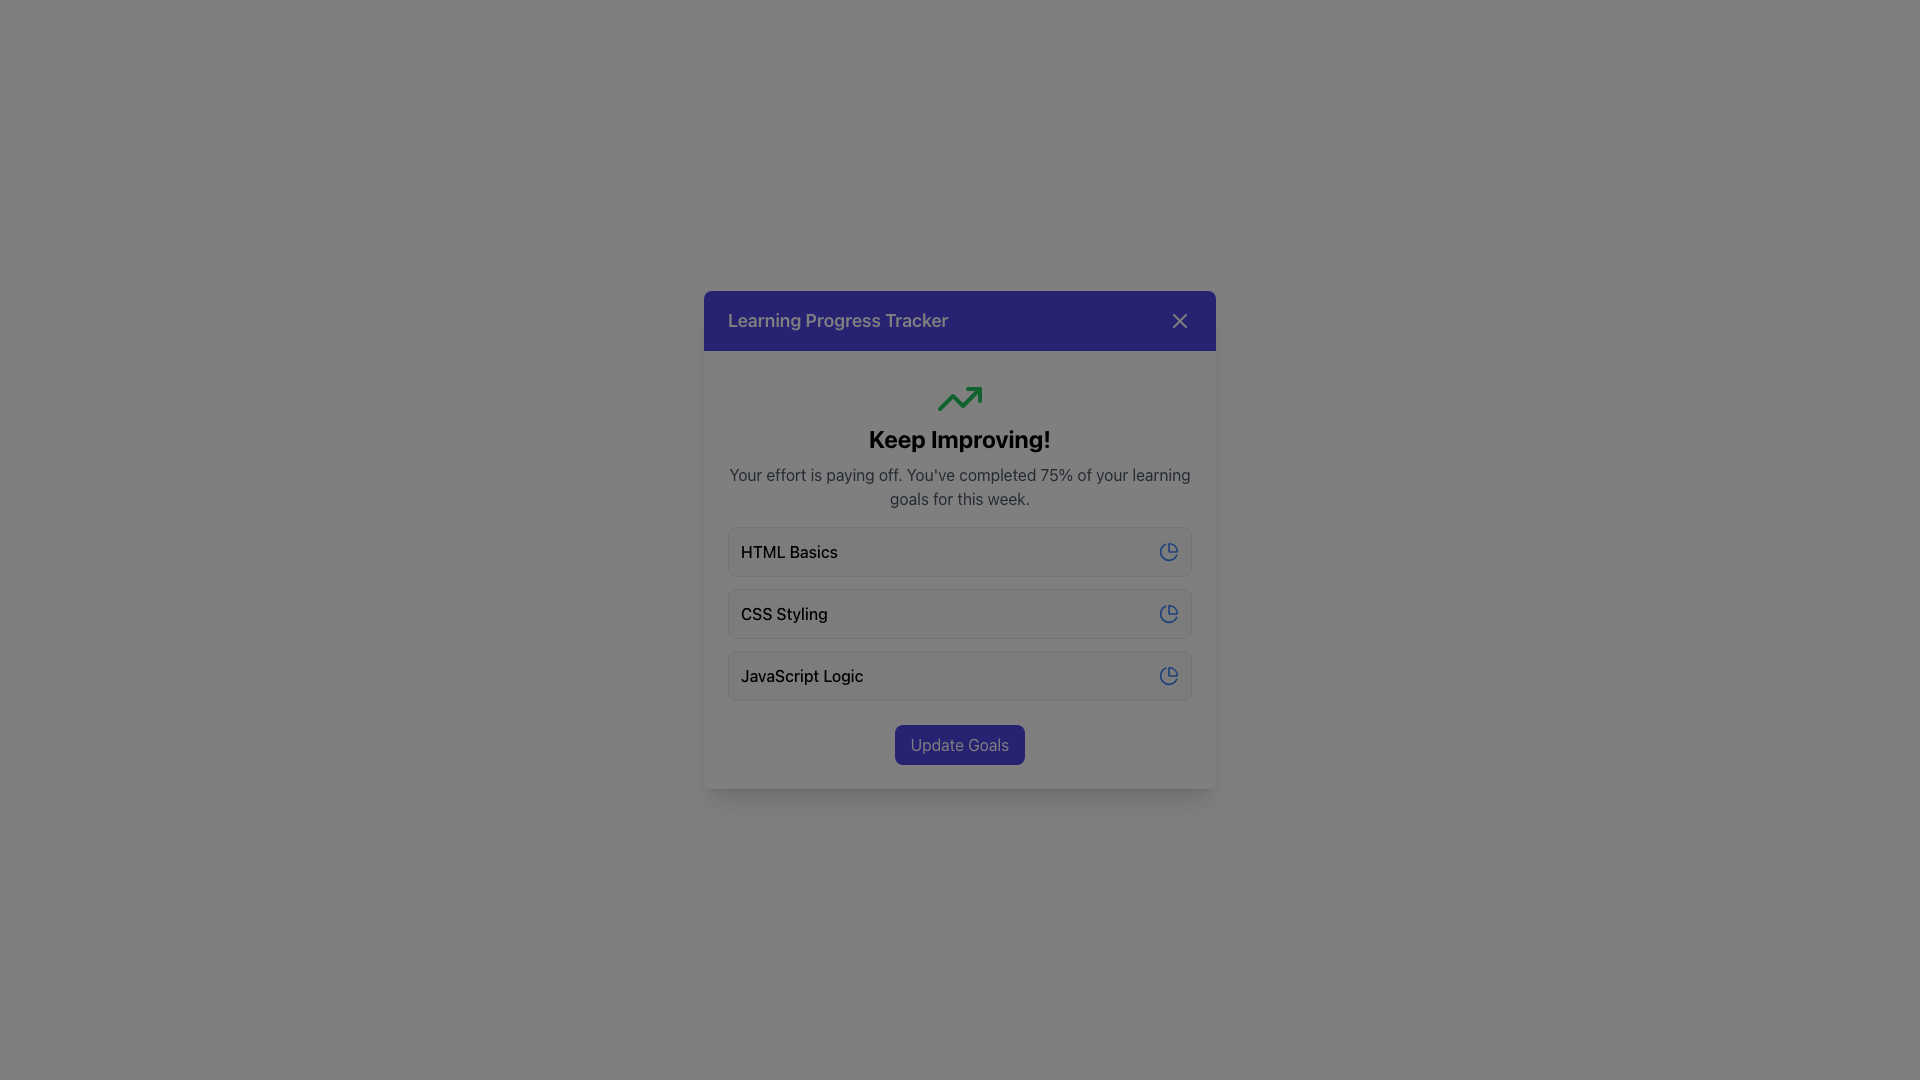 The height and width of the screenshot is (1080, 1920). Describe the element at coordinates (1169, 612) in the screenshot. I see `the circular blue pie chart icon located to the right of the 'CSS Styling' text in the interface` at that location.